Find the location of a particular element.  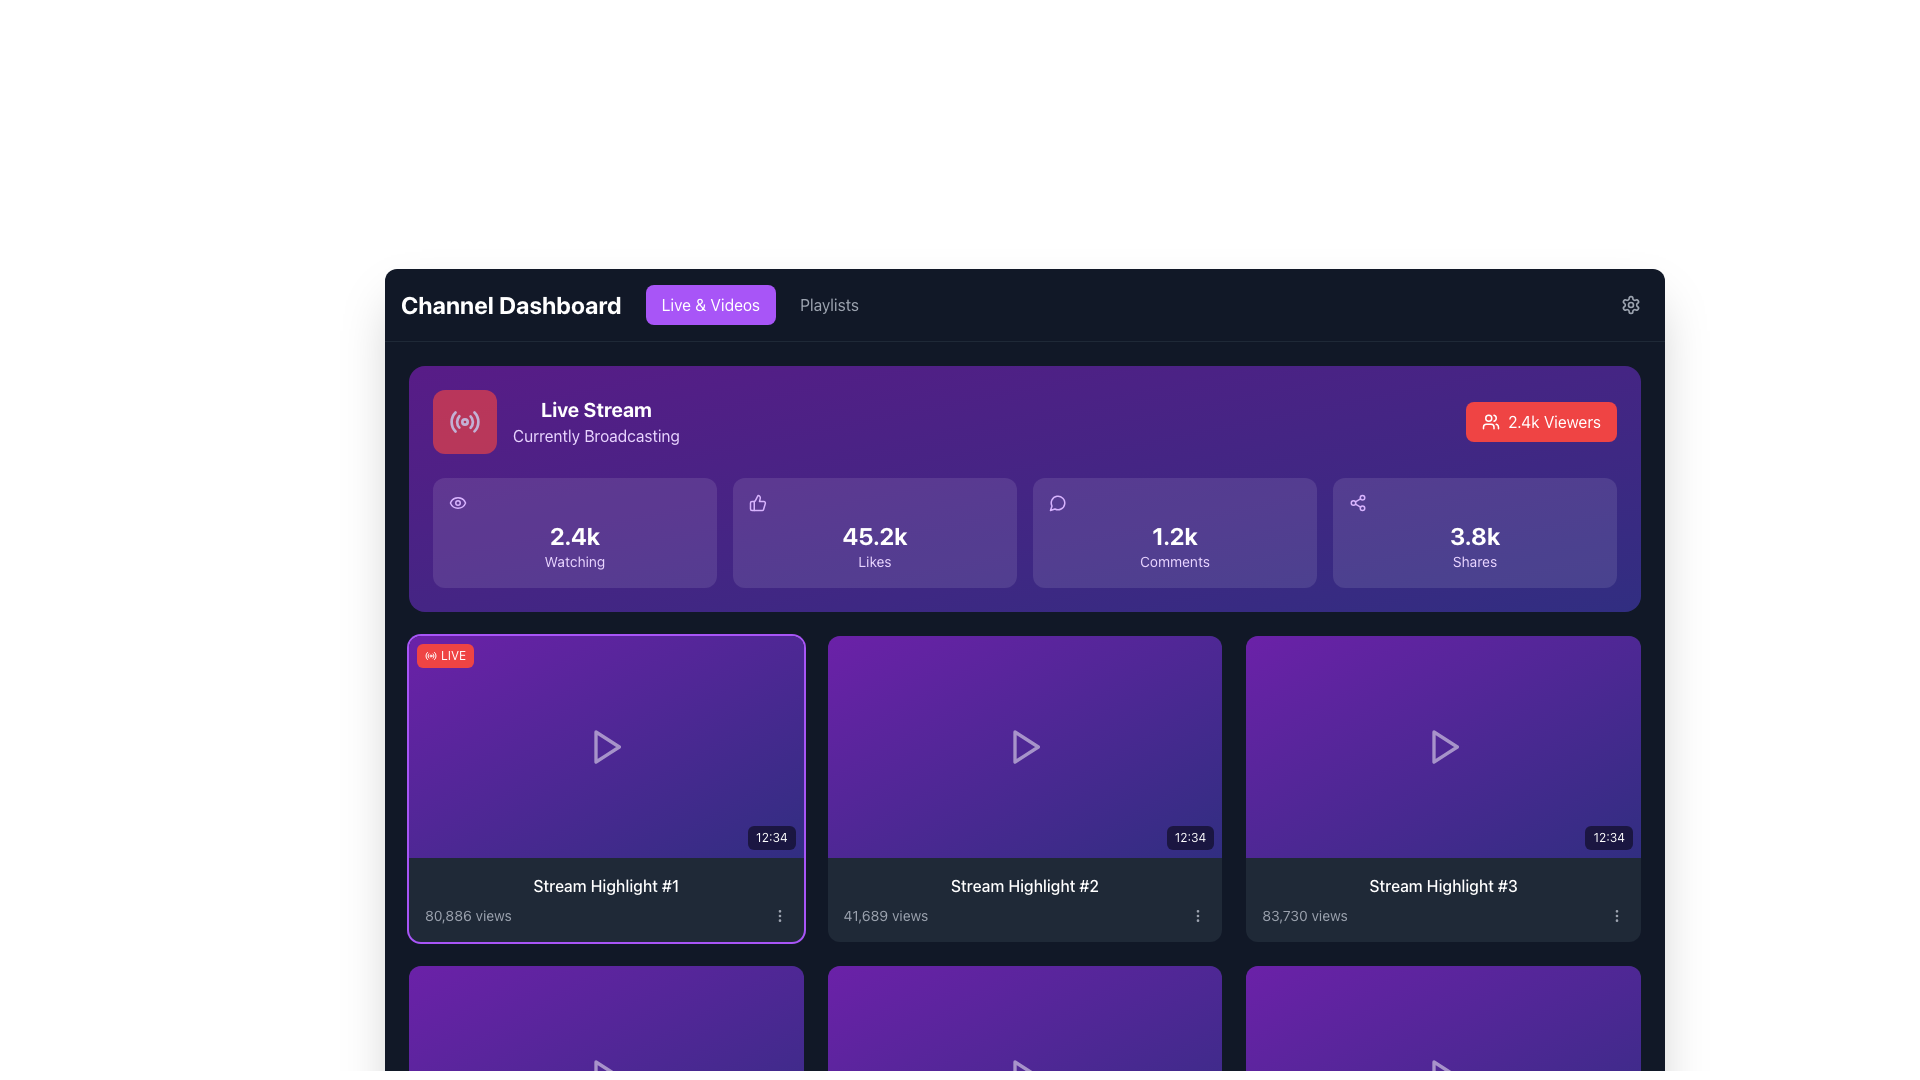

the clickable media preview indicating an ongoing 'LIVE' broadcast, which is the leftmost element is located at coordinates (604, 745).